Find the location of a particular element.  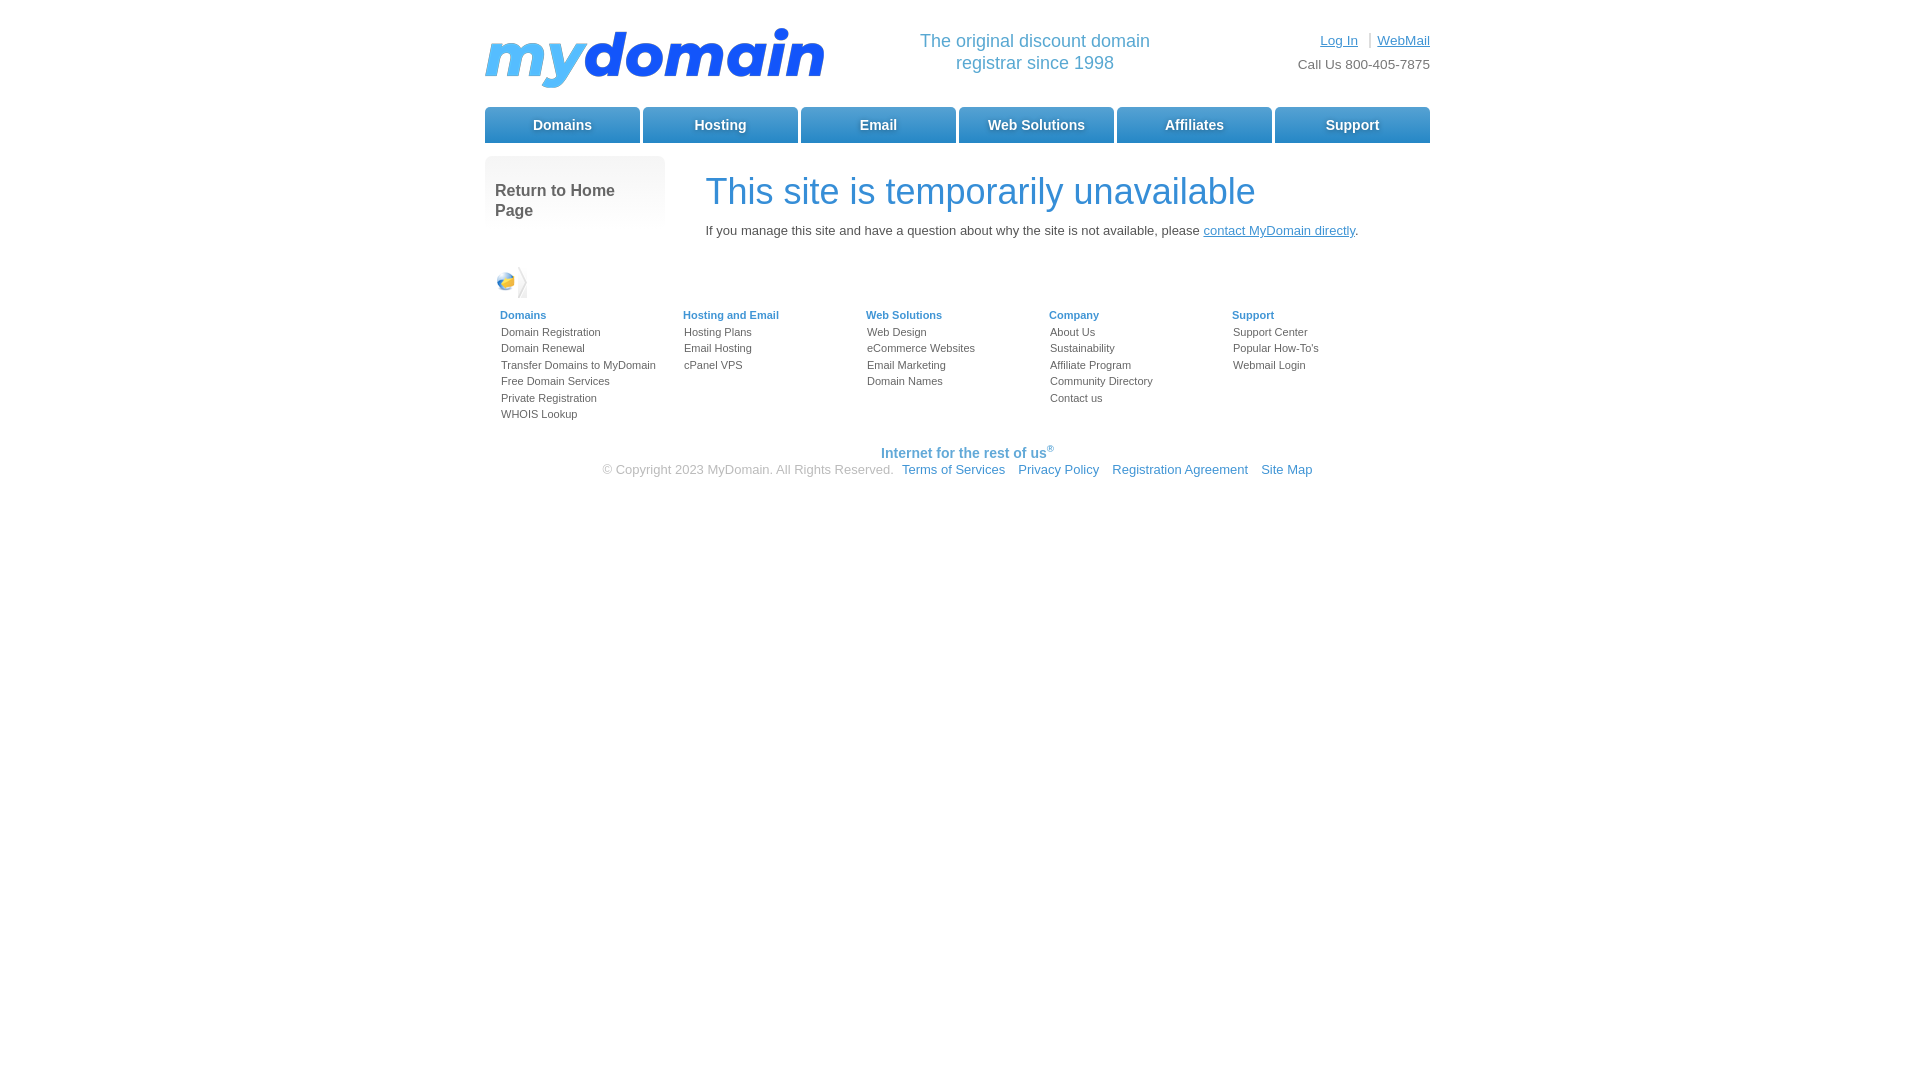

'WebMail' is located at coordinates (1402, 40).